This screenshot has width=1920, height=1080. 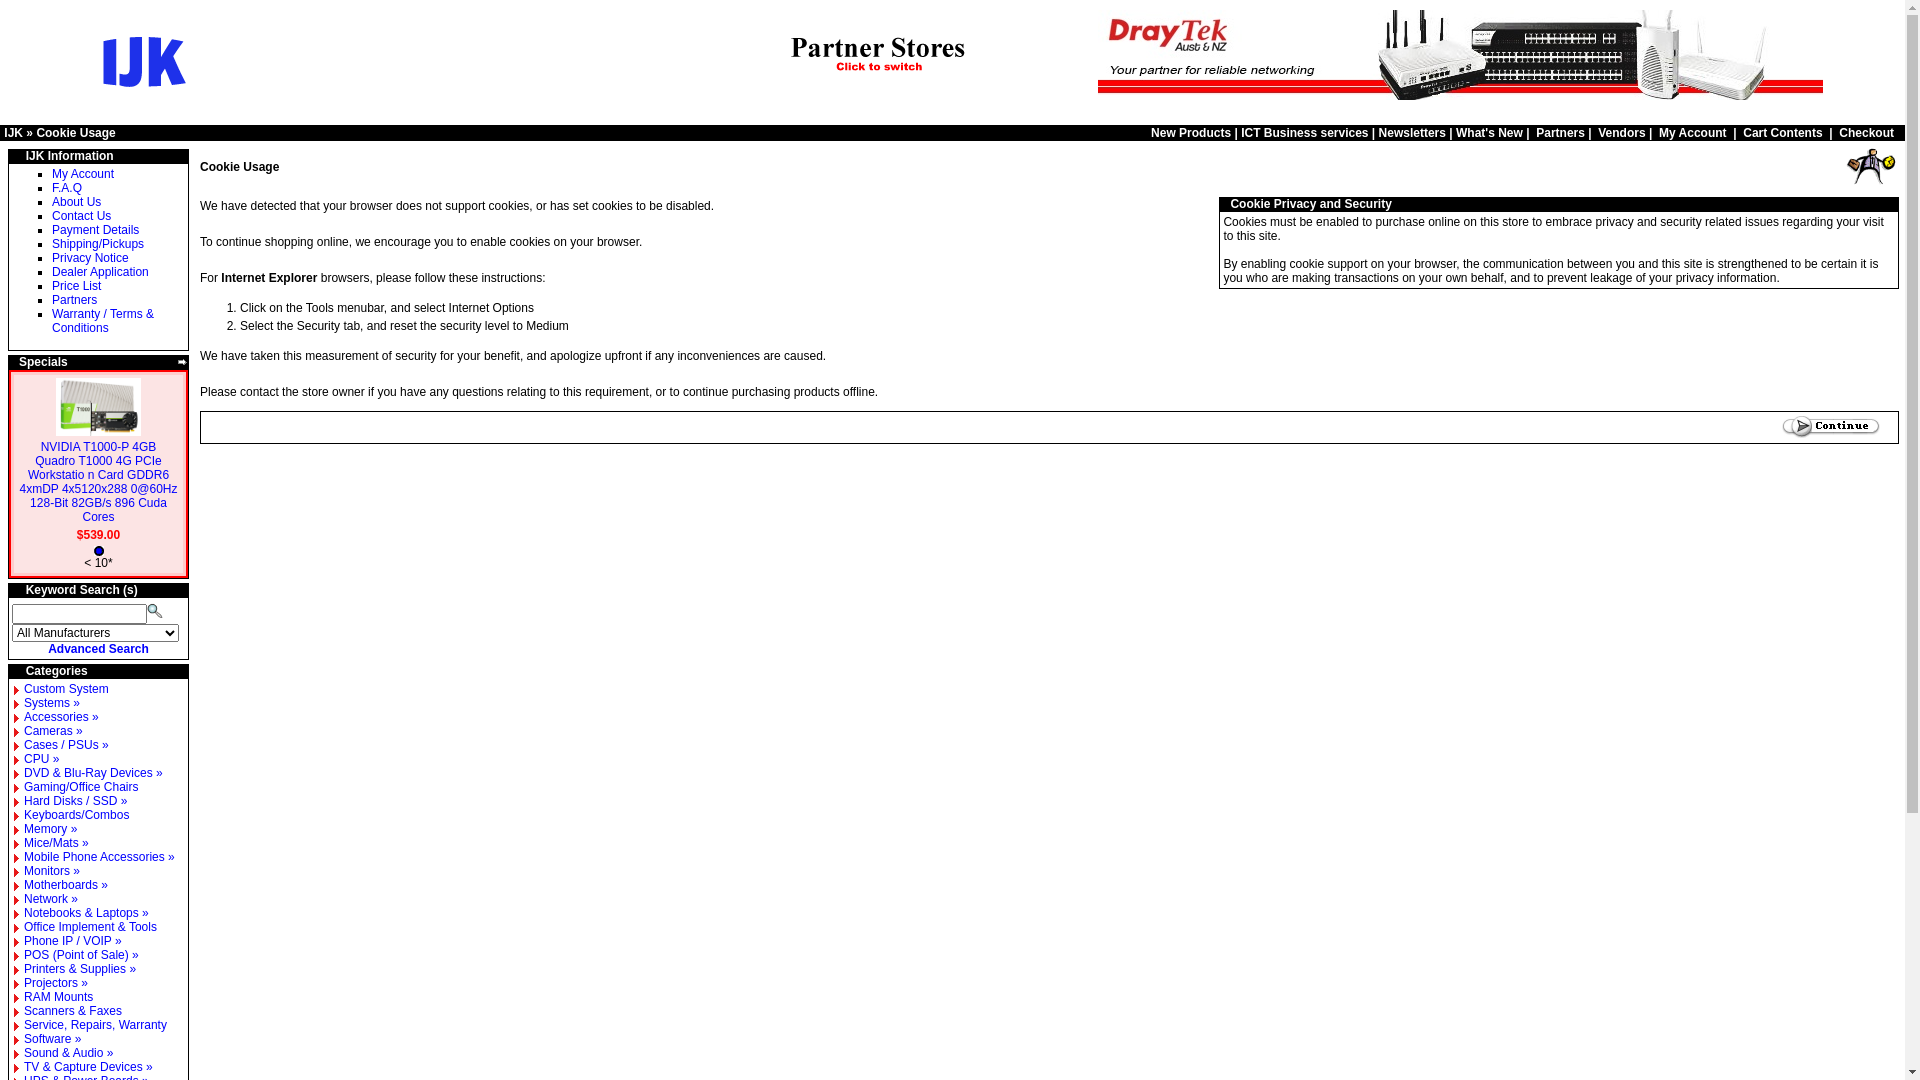 I want to click on 'My Account', so click(x=1659, y=132).